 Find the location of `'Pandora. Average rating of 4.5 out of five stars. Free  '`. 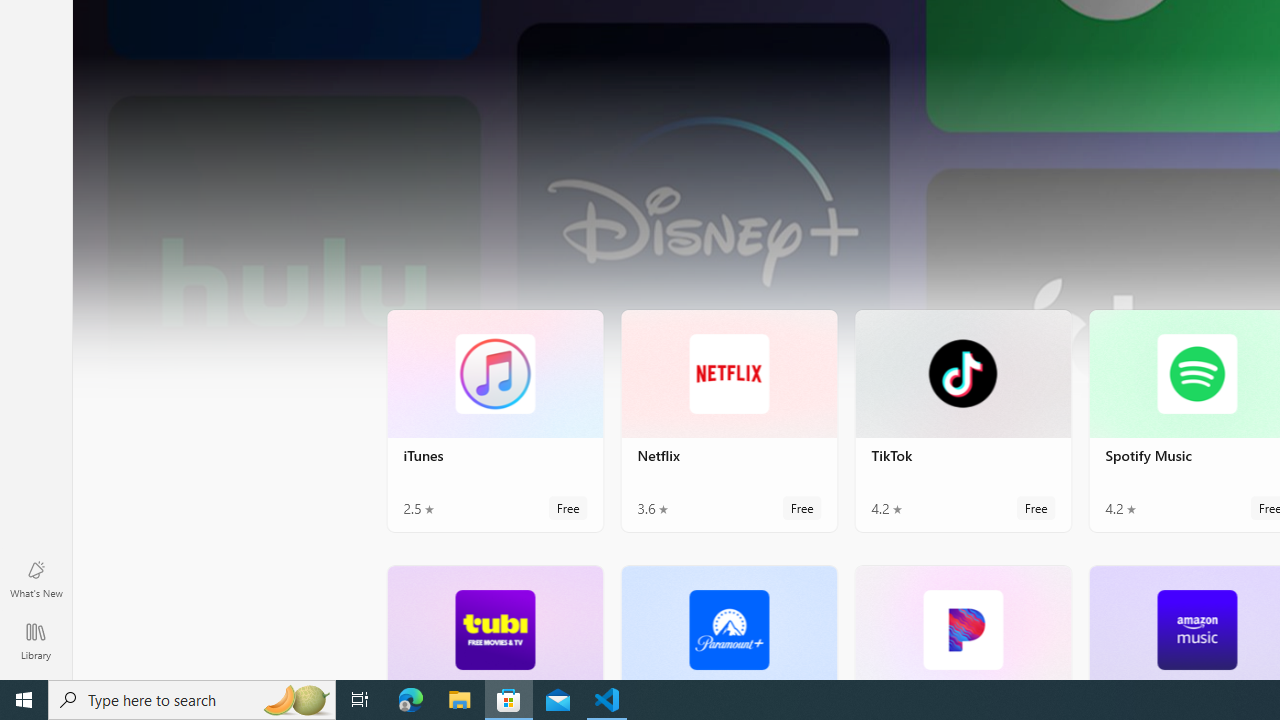

'Pandora. Average rating of 4.5 out of five stars. Free  ' is located at coordinates (963, 621).